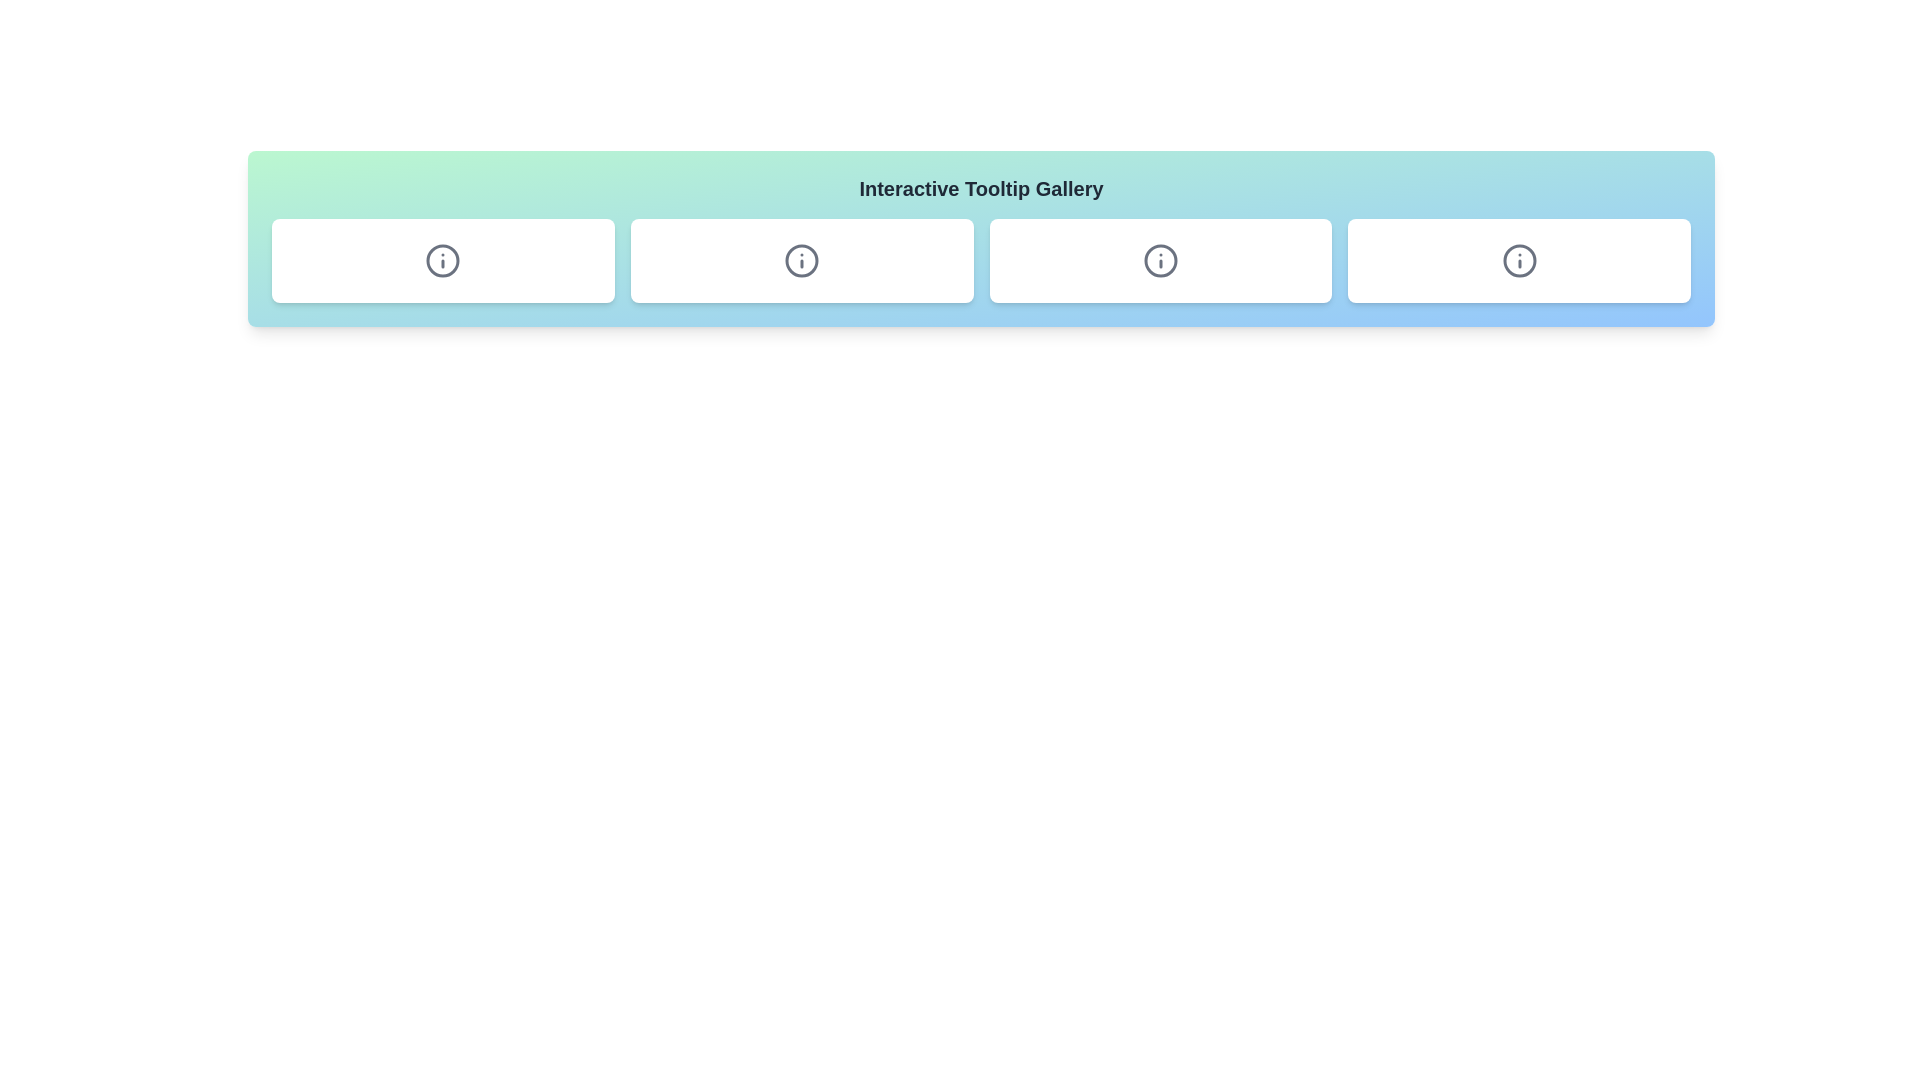 Image resolution: width=1920 pixels, height=1080 pixels. I want to click on the inactive gray circular element within the SVG icon, which is located in the fourth box from the left in a sequence of similar boxes, so click(1519, 260).